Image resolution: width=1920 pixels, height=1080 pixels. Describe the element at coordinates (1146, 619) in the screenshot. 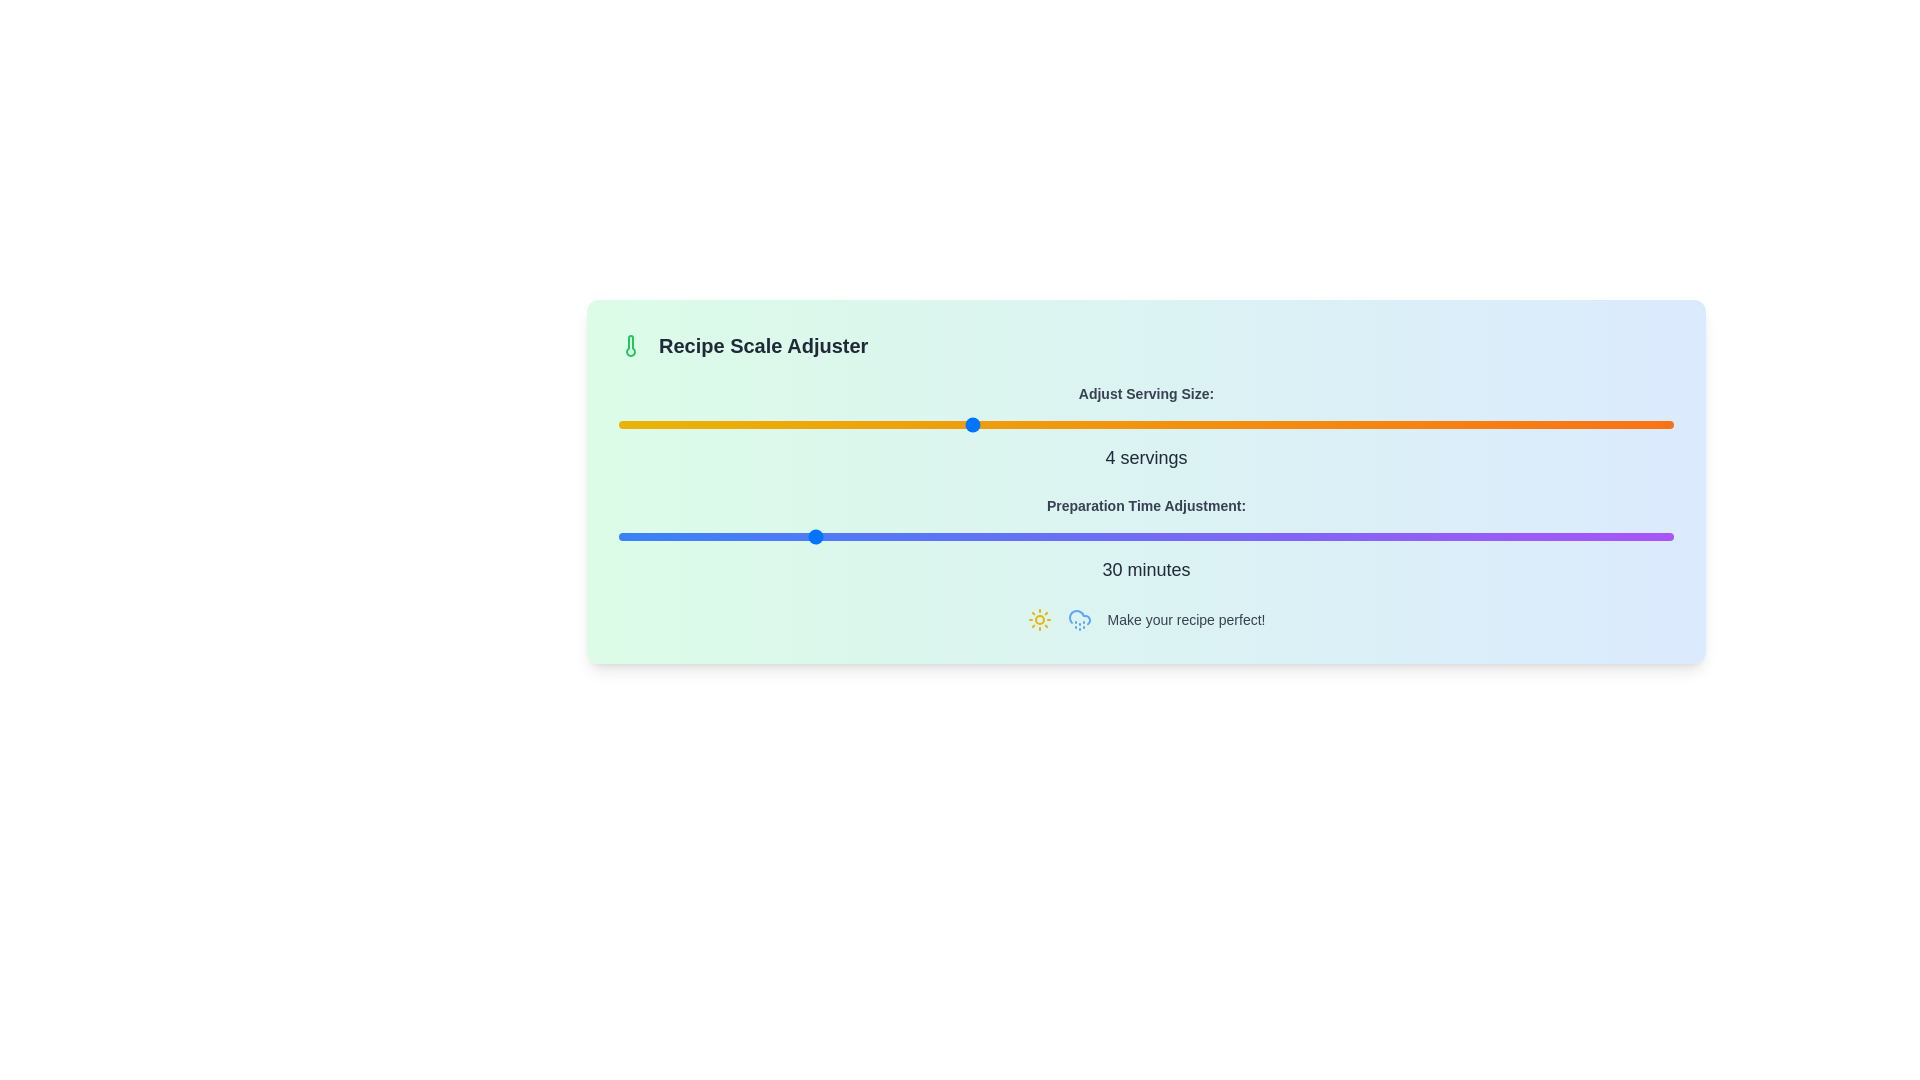

I see `the text label displaying 'Make your recipe perfect!' which is located at the bottom of the 'Recipe Scale Adjuster' section, flanked by sun and cloud drizzle icons` at that location.